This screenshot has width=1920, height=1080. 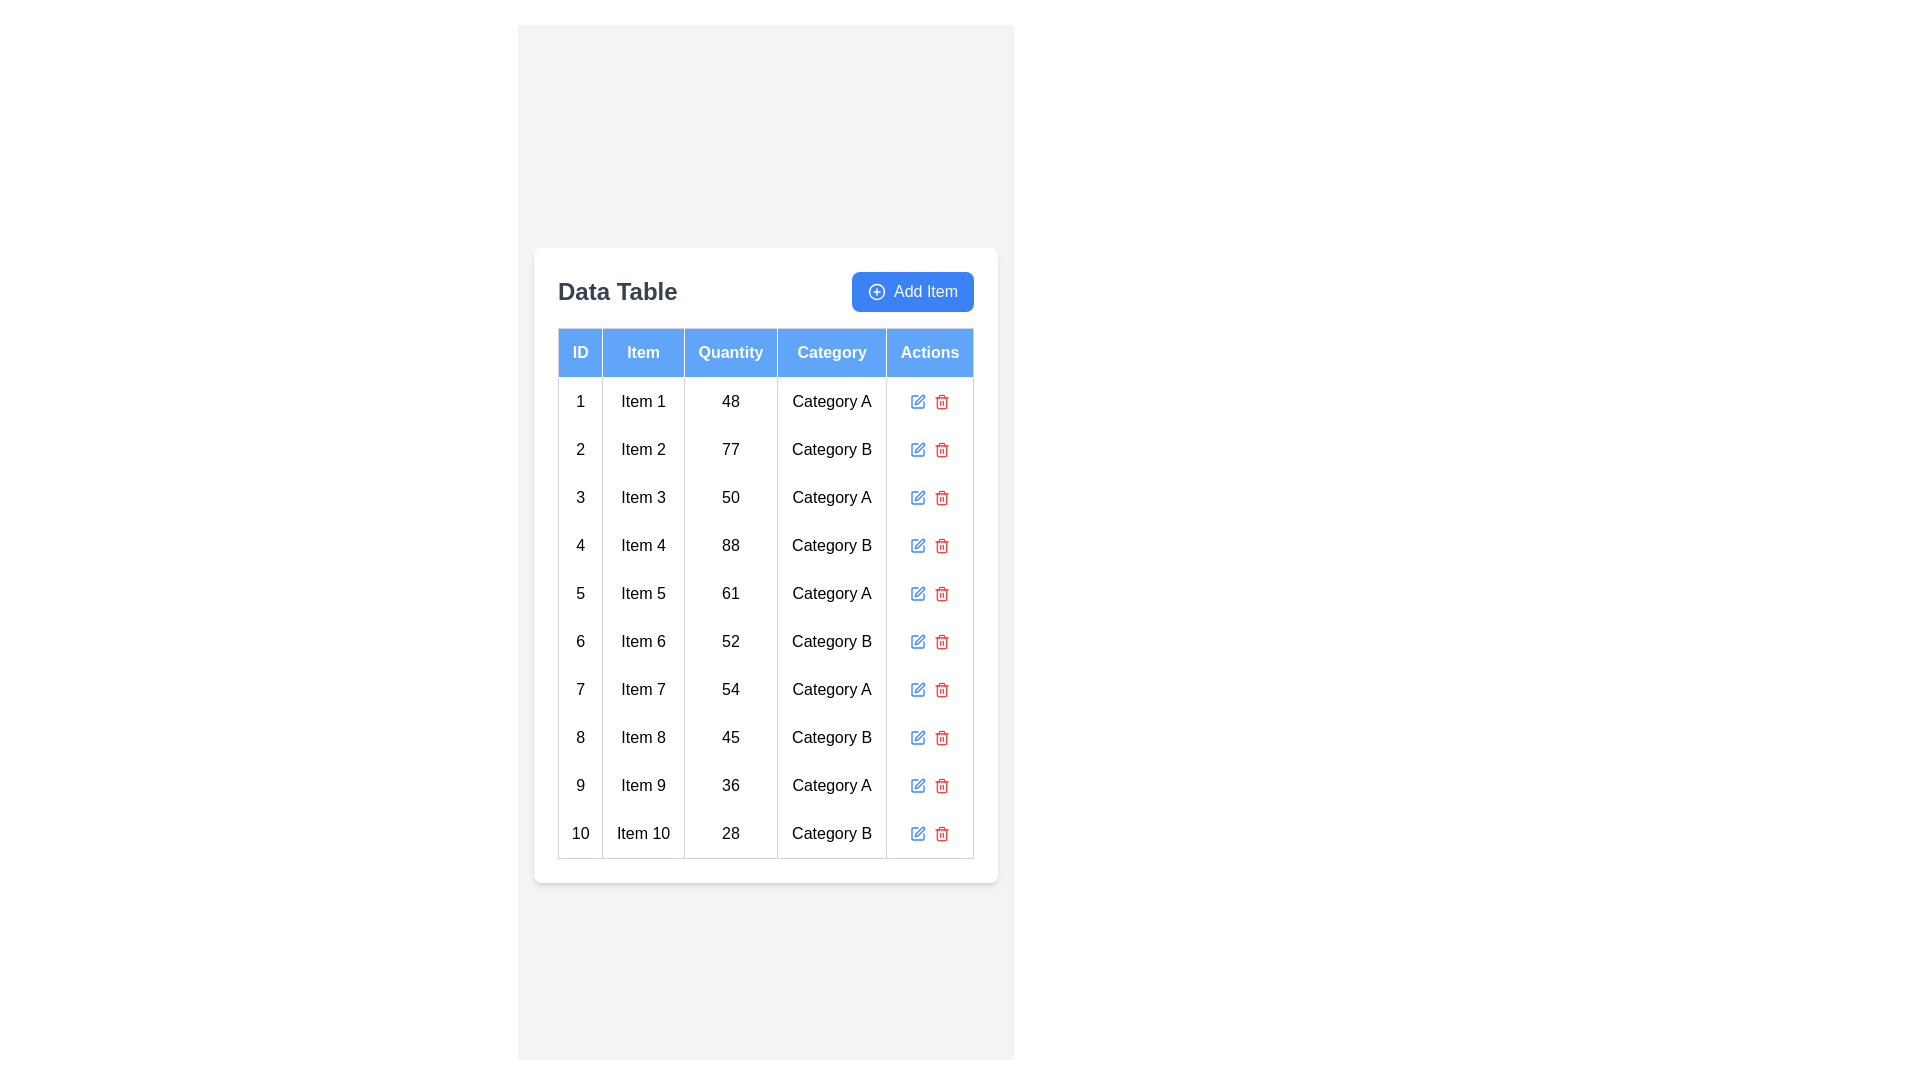 What do you see at coordinates (729, 688) in the screenshot?
I see `the text cell displaying the quantity for 'Item 7' in the seventh row of the table under the 'Quantity' column` at bounding box center [729, 688].